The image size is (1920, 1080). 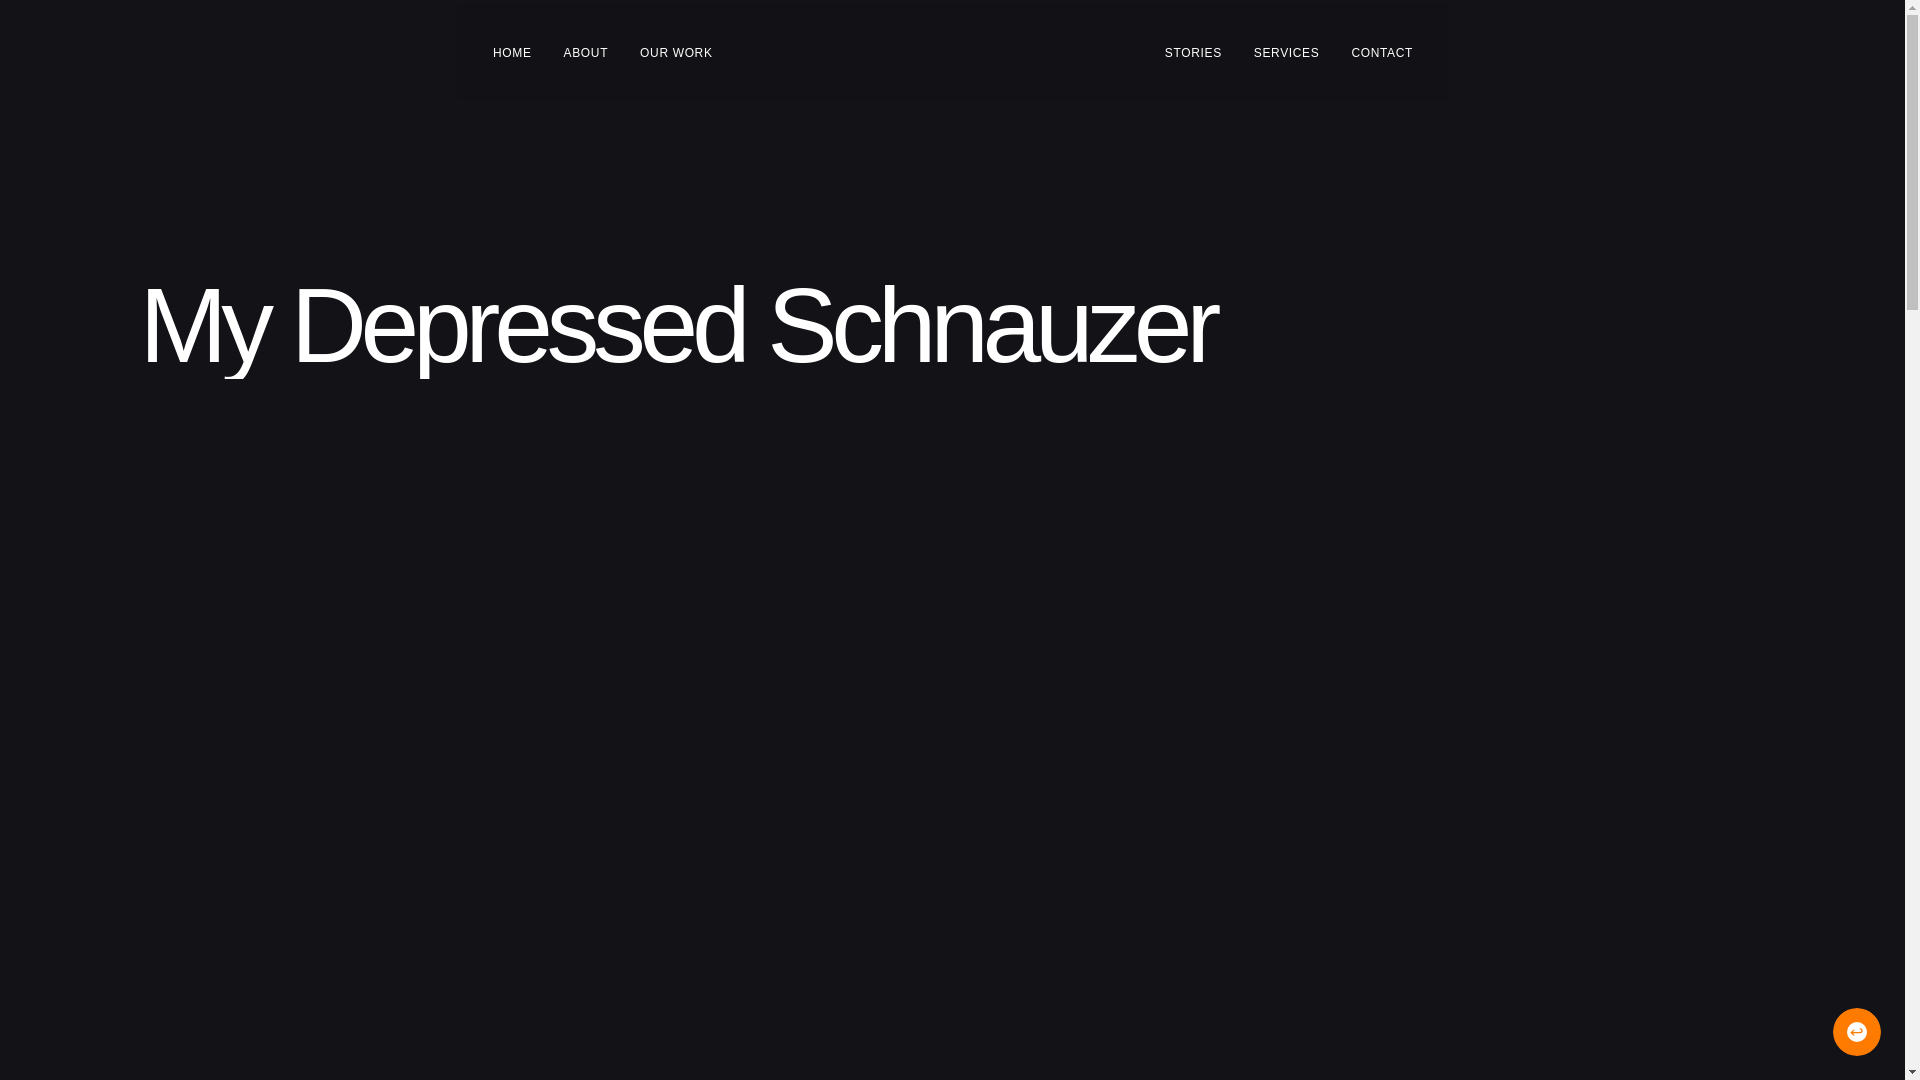 I want to click on 'SERVICES', so click(x=1286, y=50).